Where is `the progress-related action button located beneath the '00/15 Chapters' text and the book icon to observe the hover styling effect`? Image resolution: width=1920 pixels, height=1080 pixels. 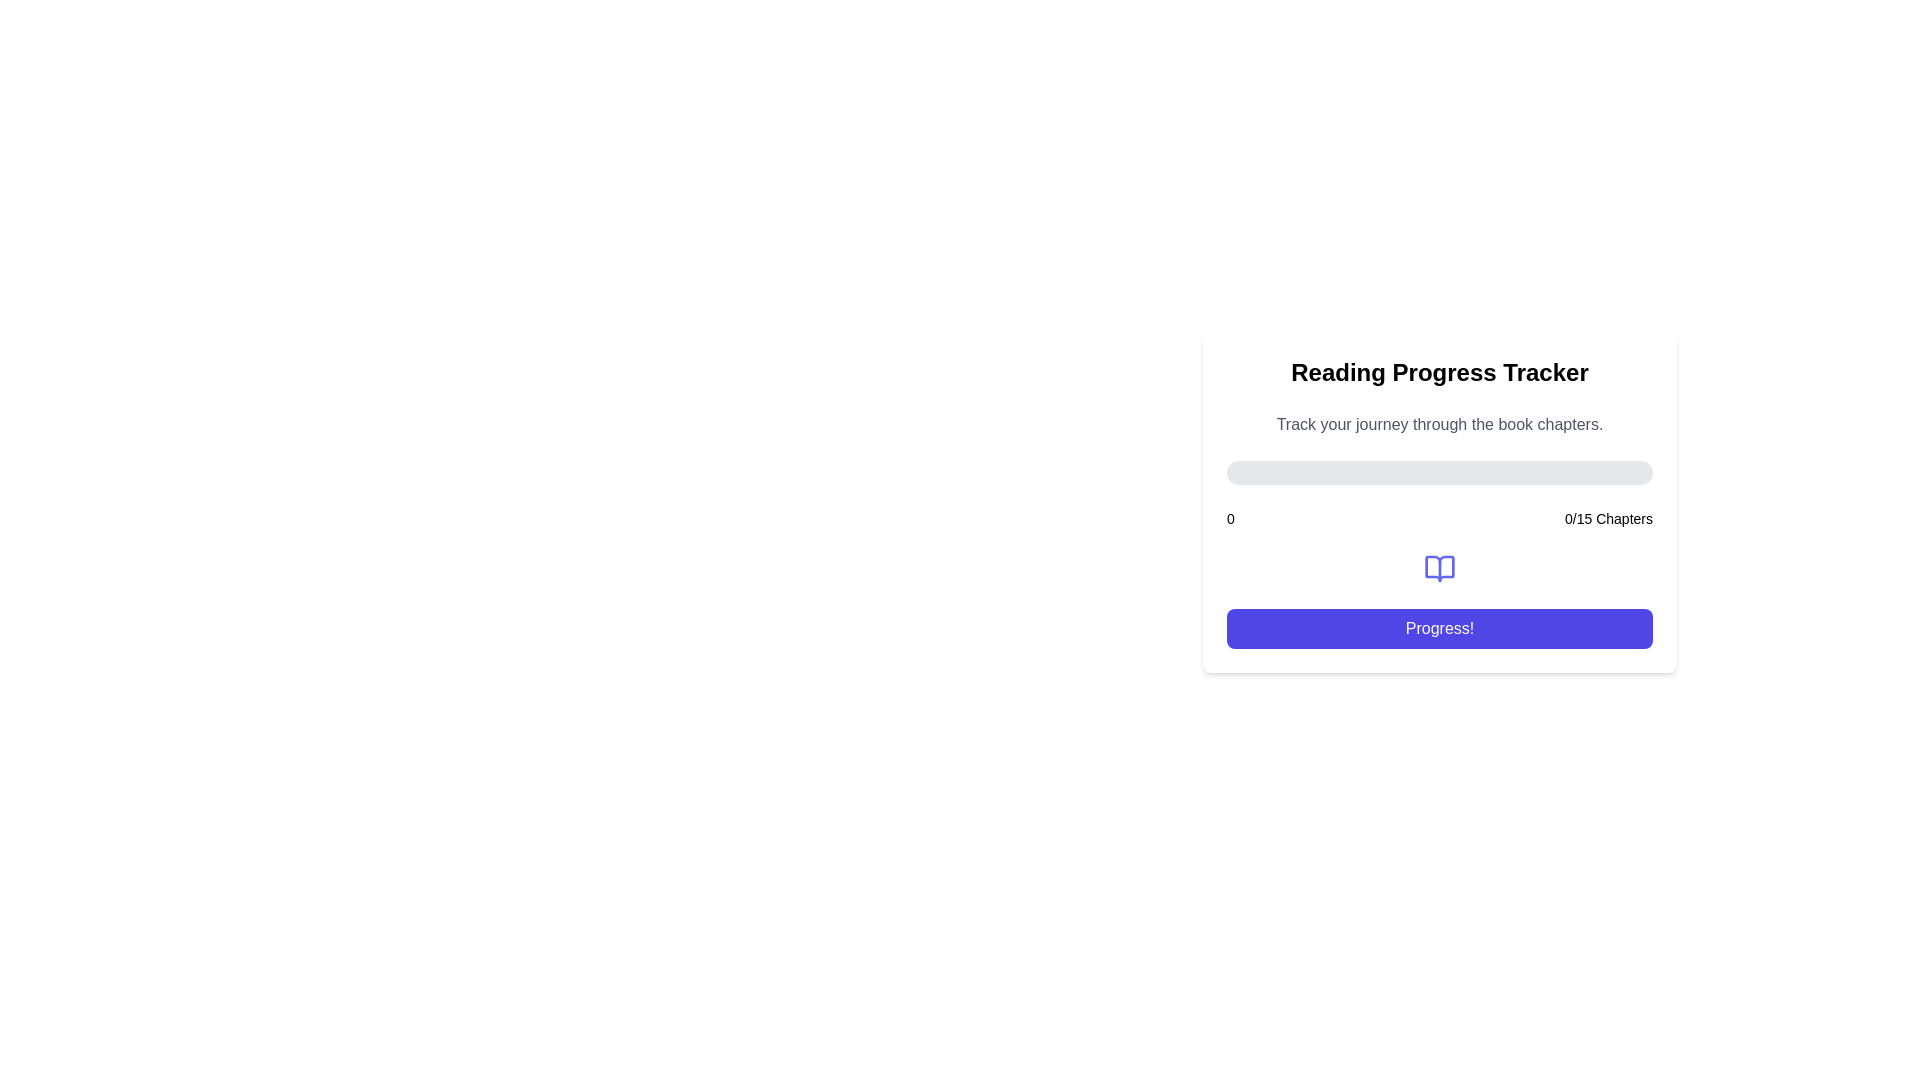 the progress-related action button located beneath the '00/15 Chapters' text and the book icon to observe the hover styling effect is located at coordinates (1440, 627).